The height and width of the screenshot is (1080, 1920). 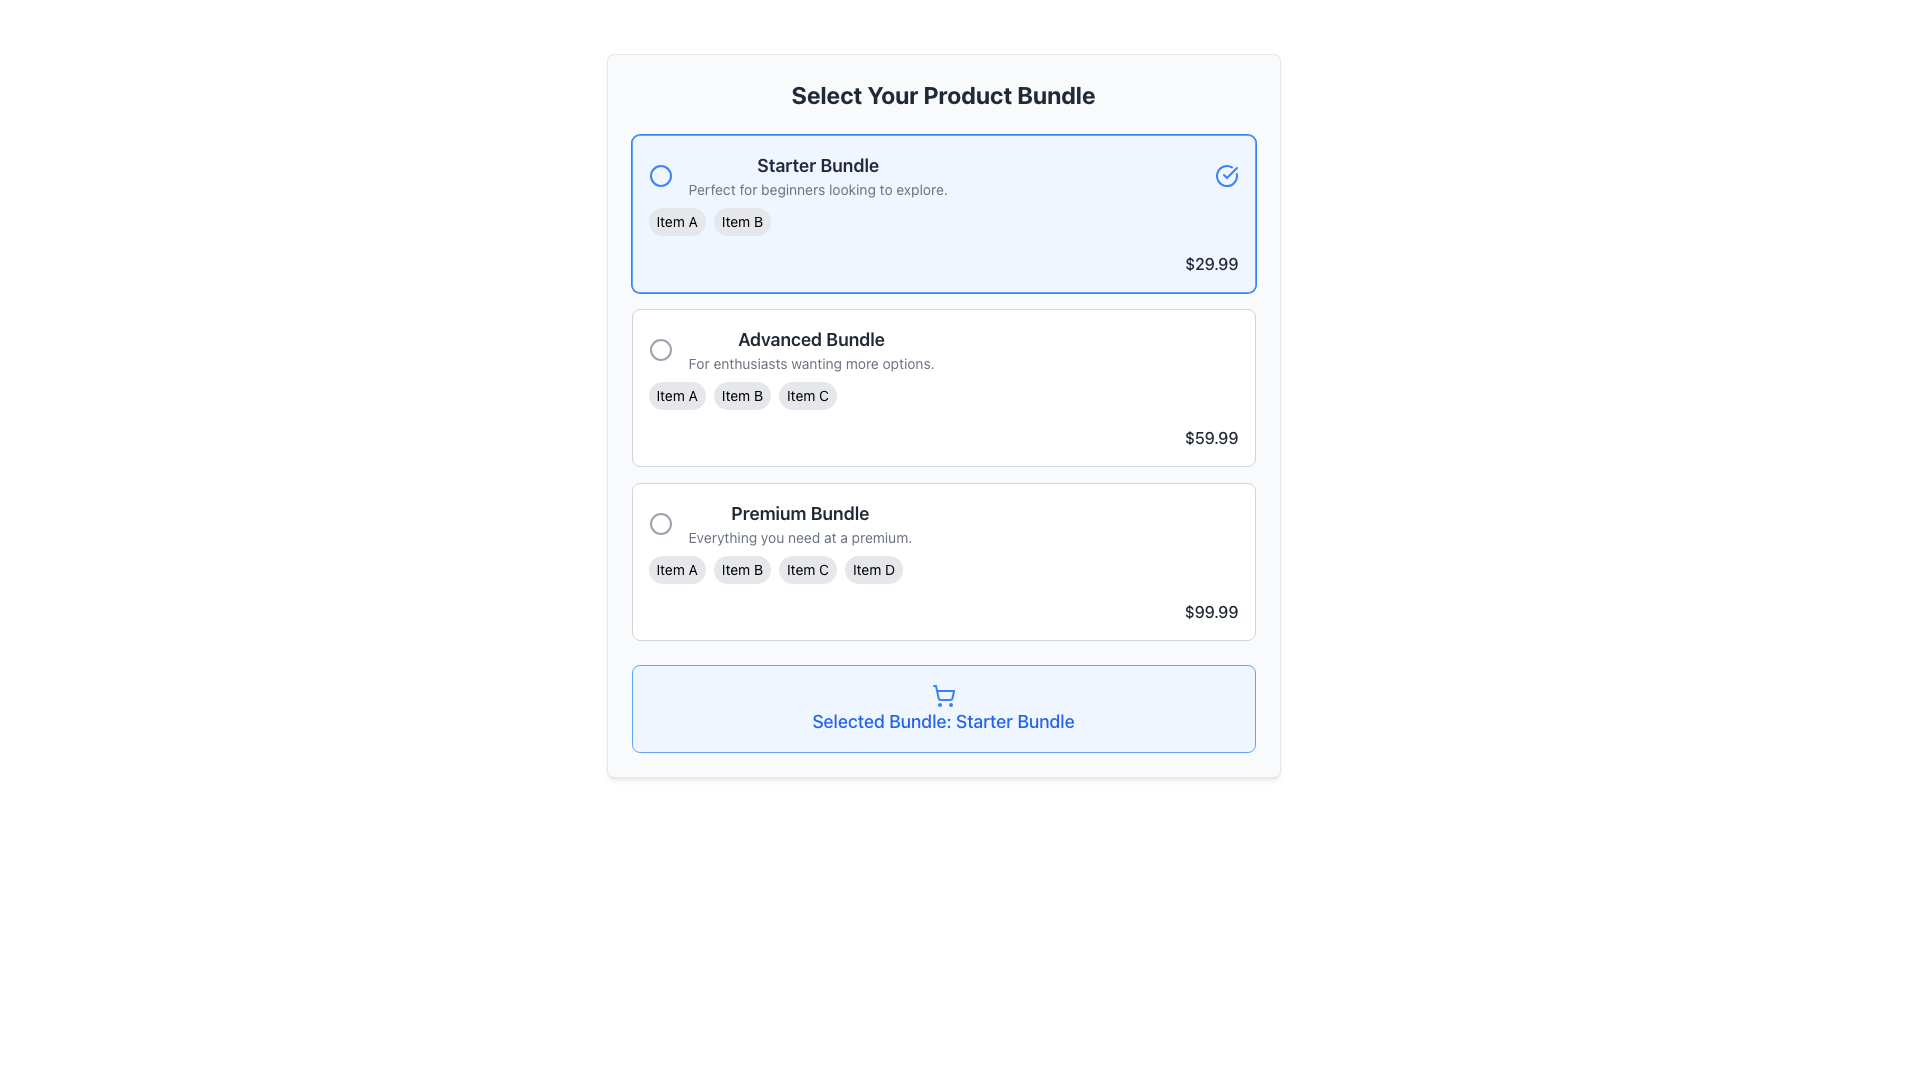 What do you see at coordinates (811, 349) in the screenshot?
I see `Text Block displaying the title 'Advanced Bundle' with the description 'For enthusiasts wanting more options.' It is located in the second product bundle section, centrally placed beneath a circular selection button` at bounding box center [811, 349].